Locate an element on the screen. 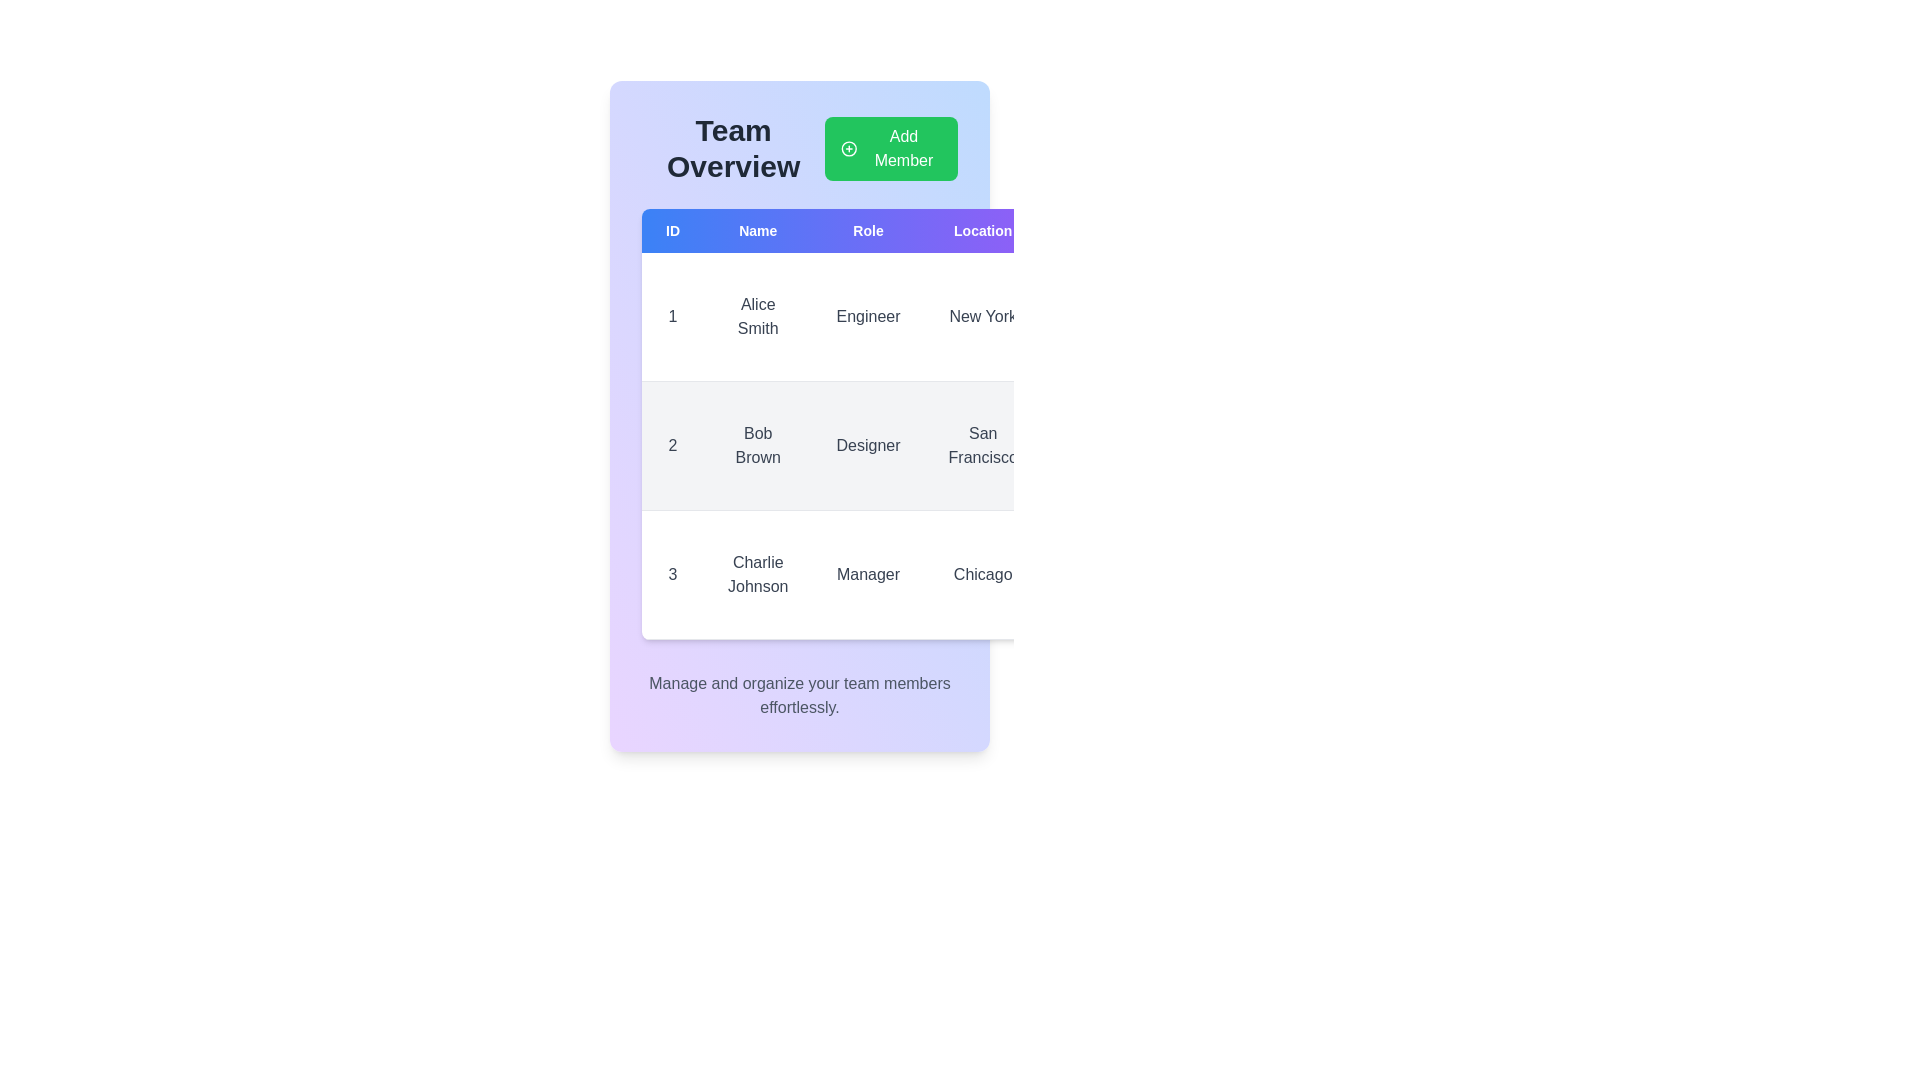  the Static Text Label that represents the role of 'Charlie Johnson' in the table, located in the third row and third column under the 'Role' heading is located at coordinates (868, 574).